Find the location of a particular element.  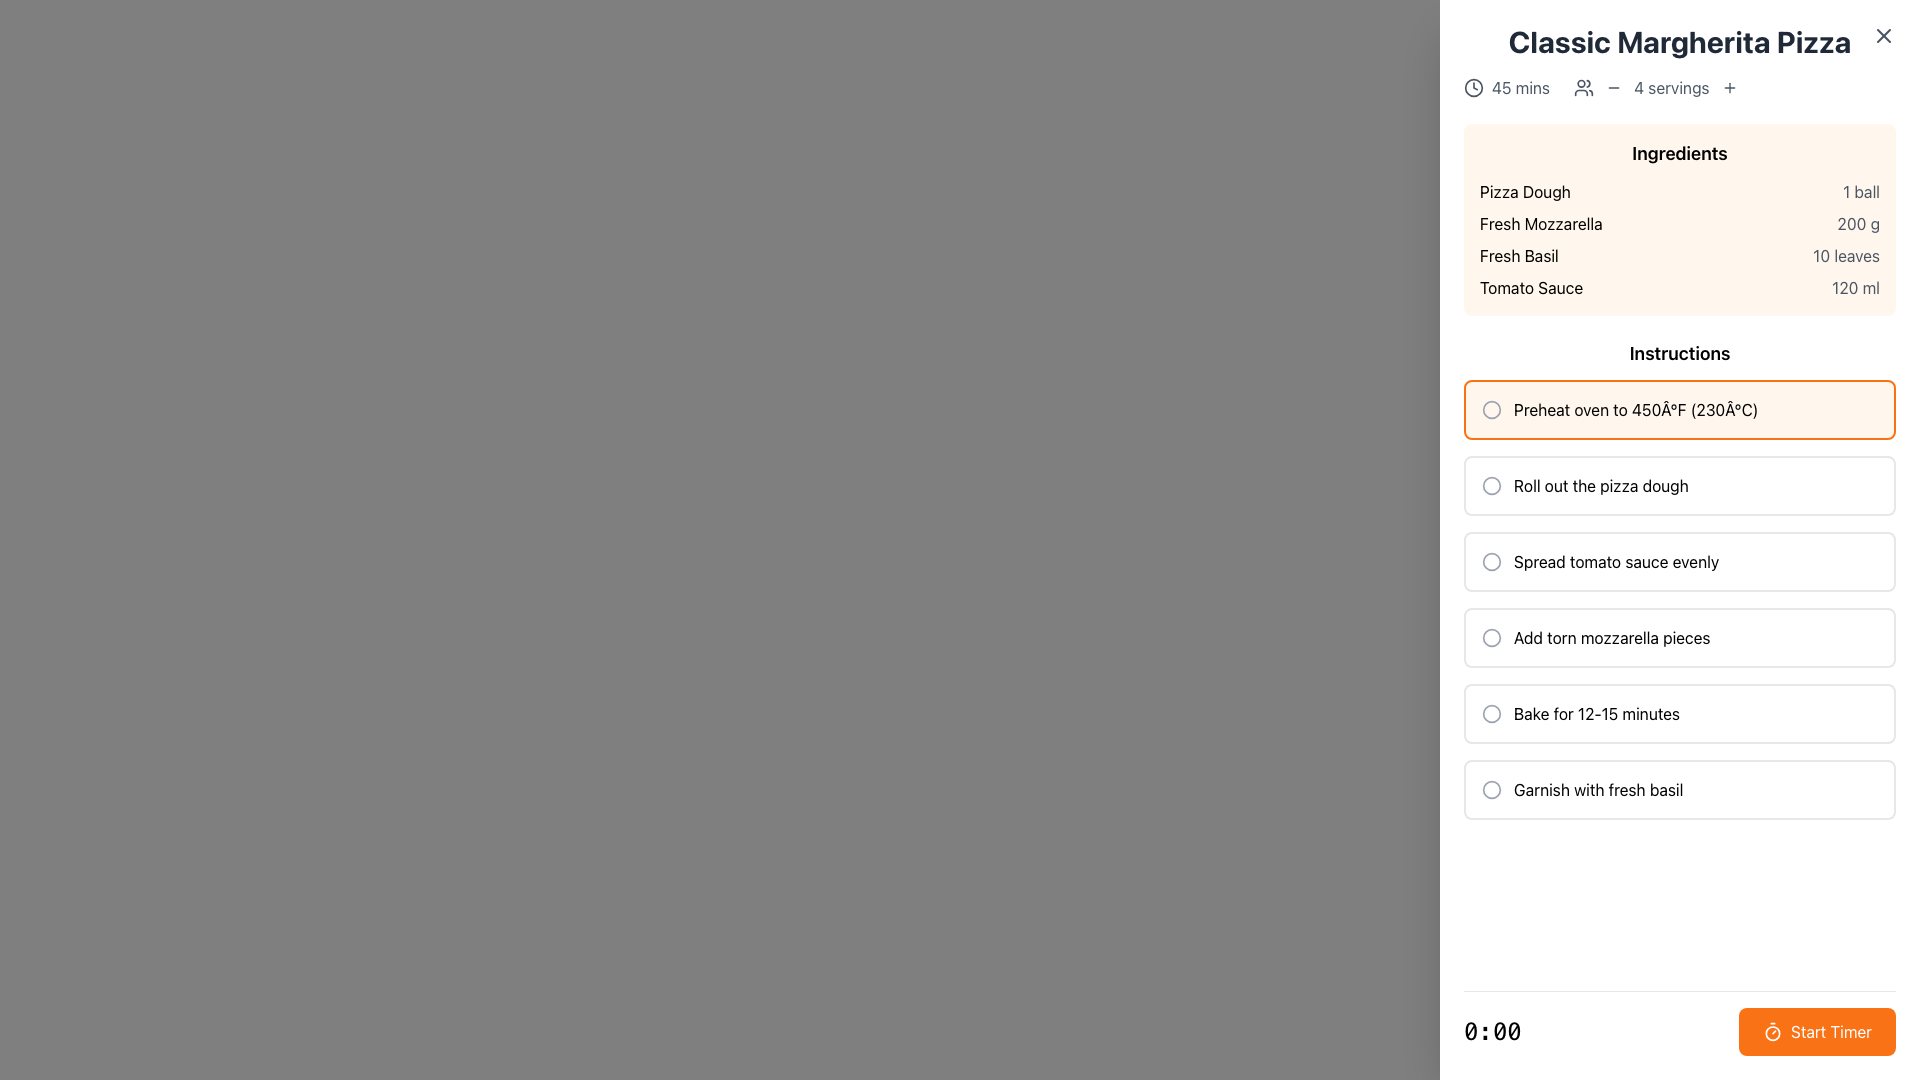

the status indication of the decorative or status indicator circle located in the fourth instruction step labeled 'Add torn mozzarella pieces' within the 'Instructions' section of the recipe interface is located at coordinates (1492, 637).